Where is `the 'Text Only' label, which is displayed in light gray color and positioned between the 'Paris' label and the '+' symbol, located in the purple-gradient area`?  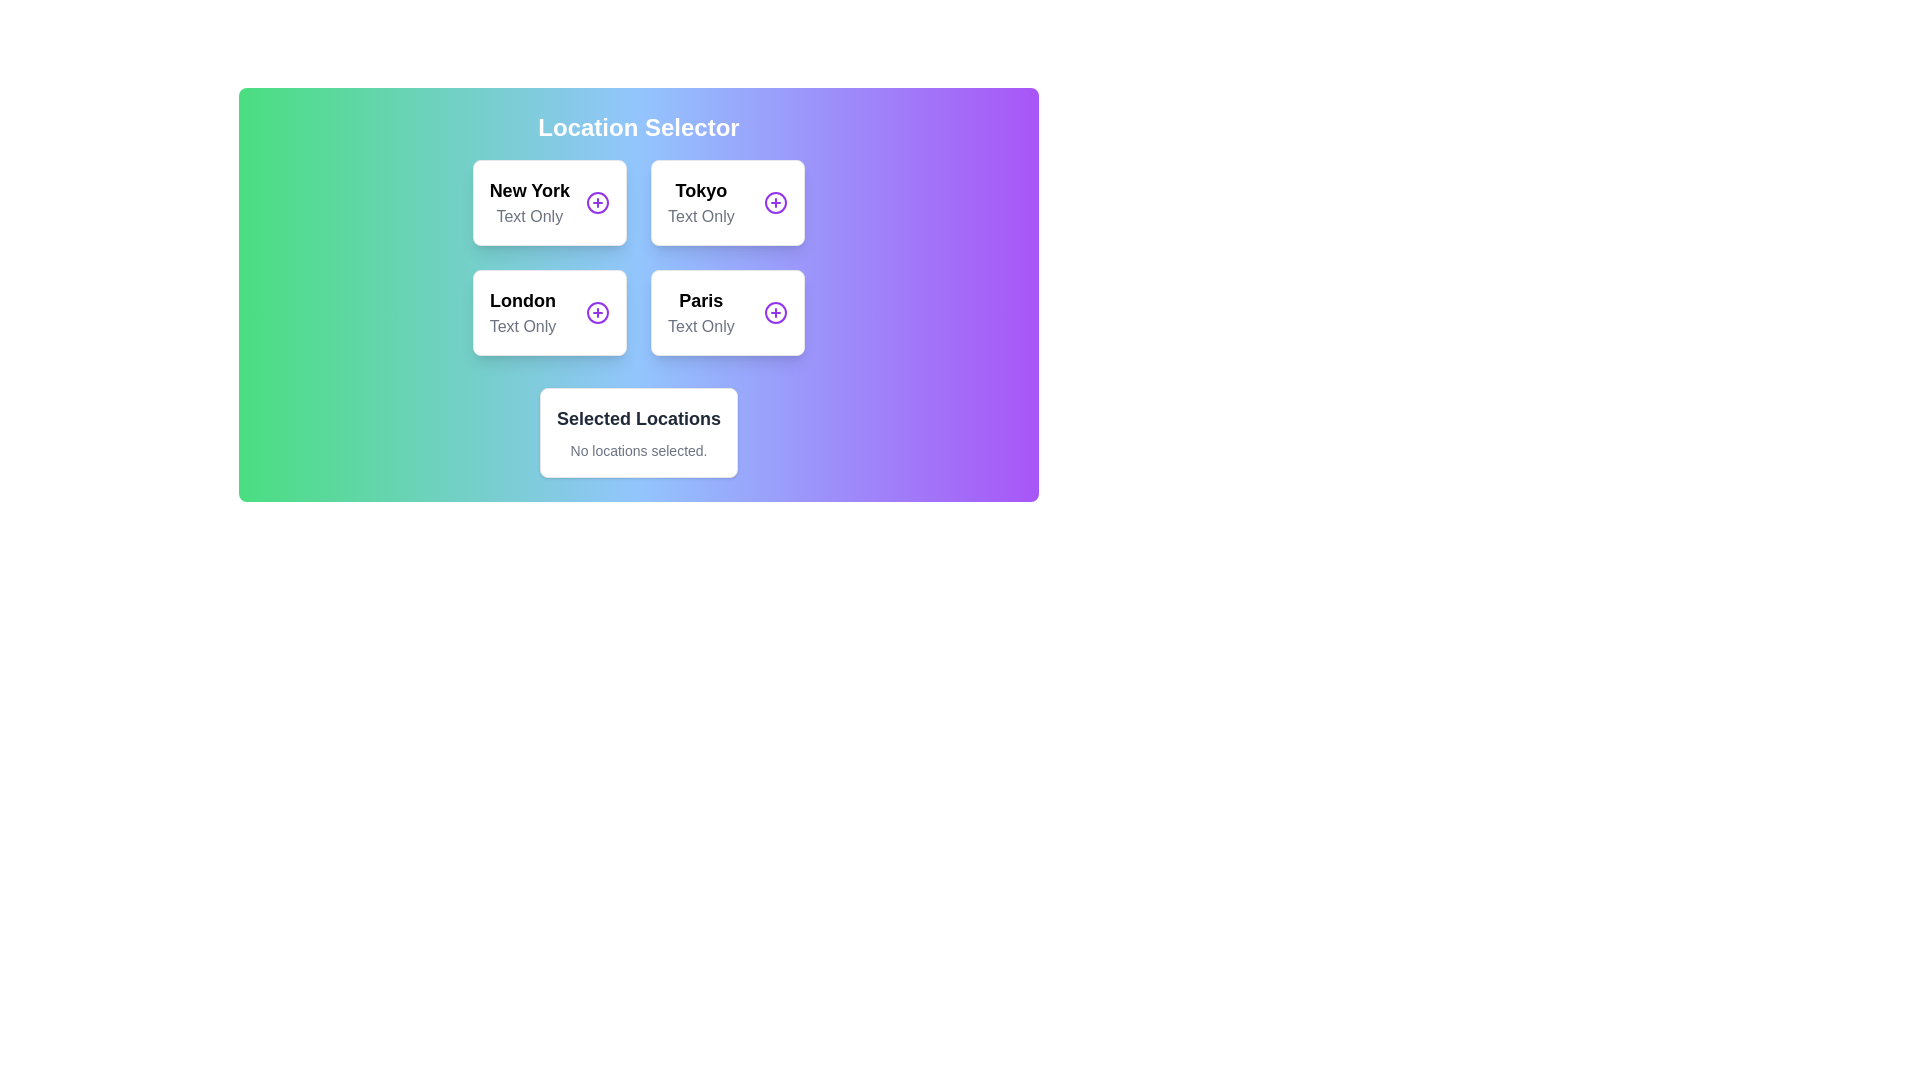
the 'Text Only' label, which is displayed in light gray color and positioned between the 'Paris' label and the '+' symbol, located in the purple-gradient area is located at coordinates (701, 326).